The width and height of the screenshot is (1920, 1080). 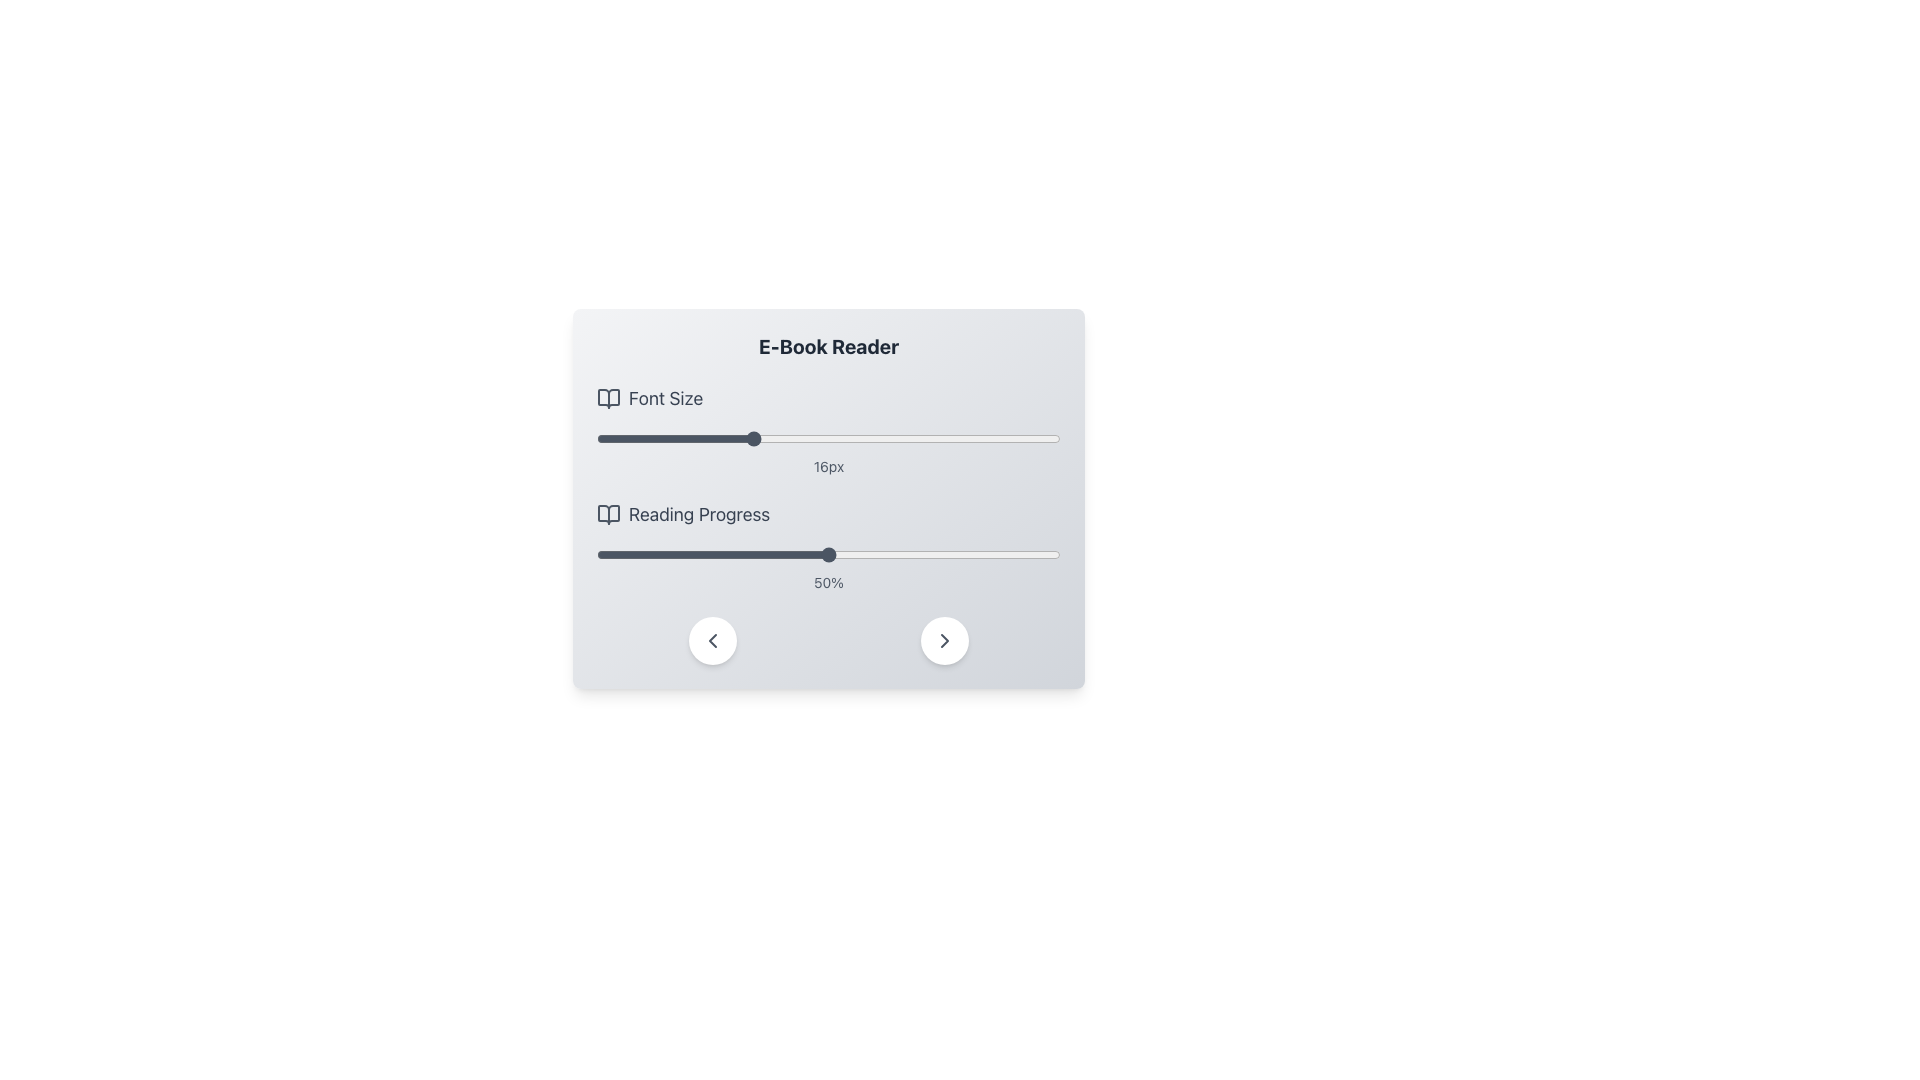 What do you see at coordinates (829, 547) in the screenshot?
I see `the progress bar labeled 'Reading Progress' which displays a book icon on the left and shows 50% progress, located below the 'Font Size' section` at bounding box center [829, 547].